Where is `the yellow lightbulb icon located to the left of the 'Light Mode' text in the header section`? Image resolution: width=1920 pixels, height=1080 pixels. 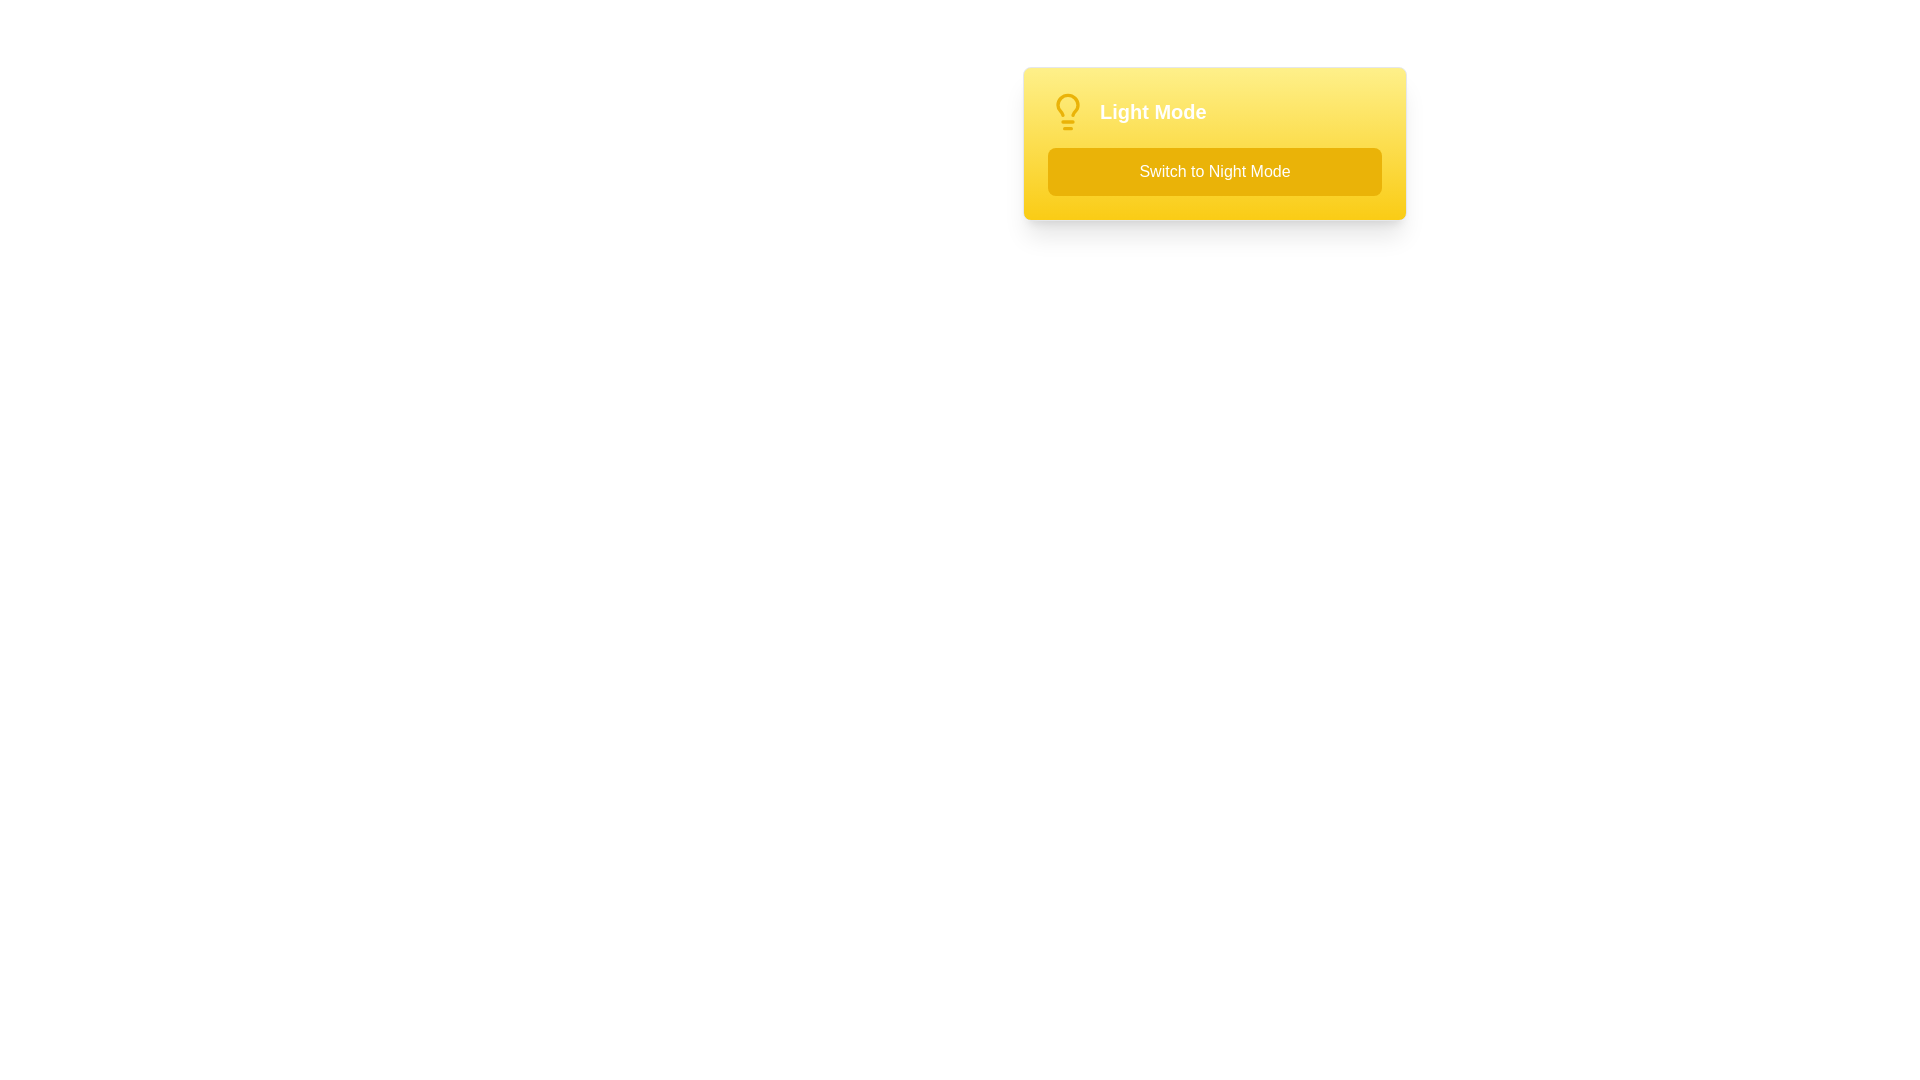
the yellow lightbulb icon located to the left of the 'Light Mode' text in the header section is located at coordinates (1067, 111).